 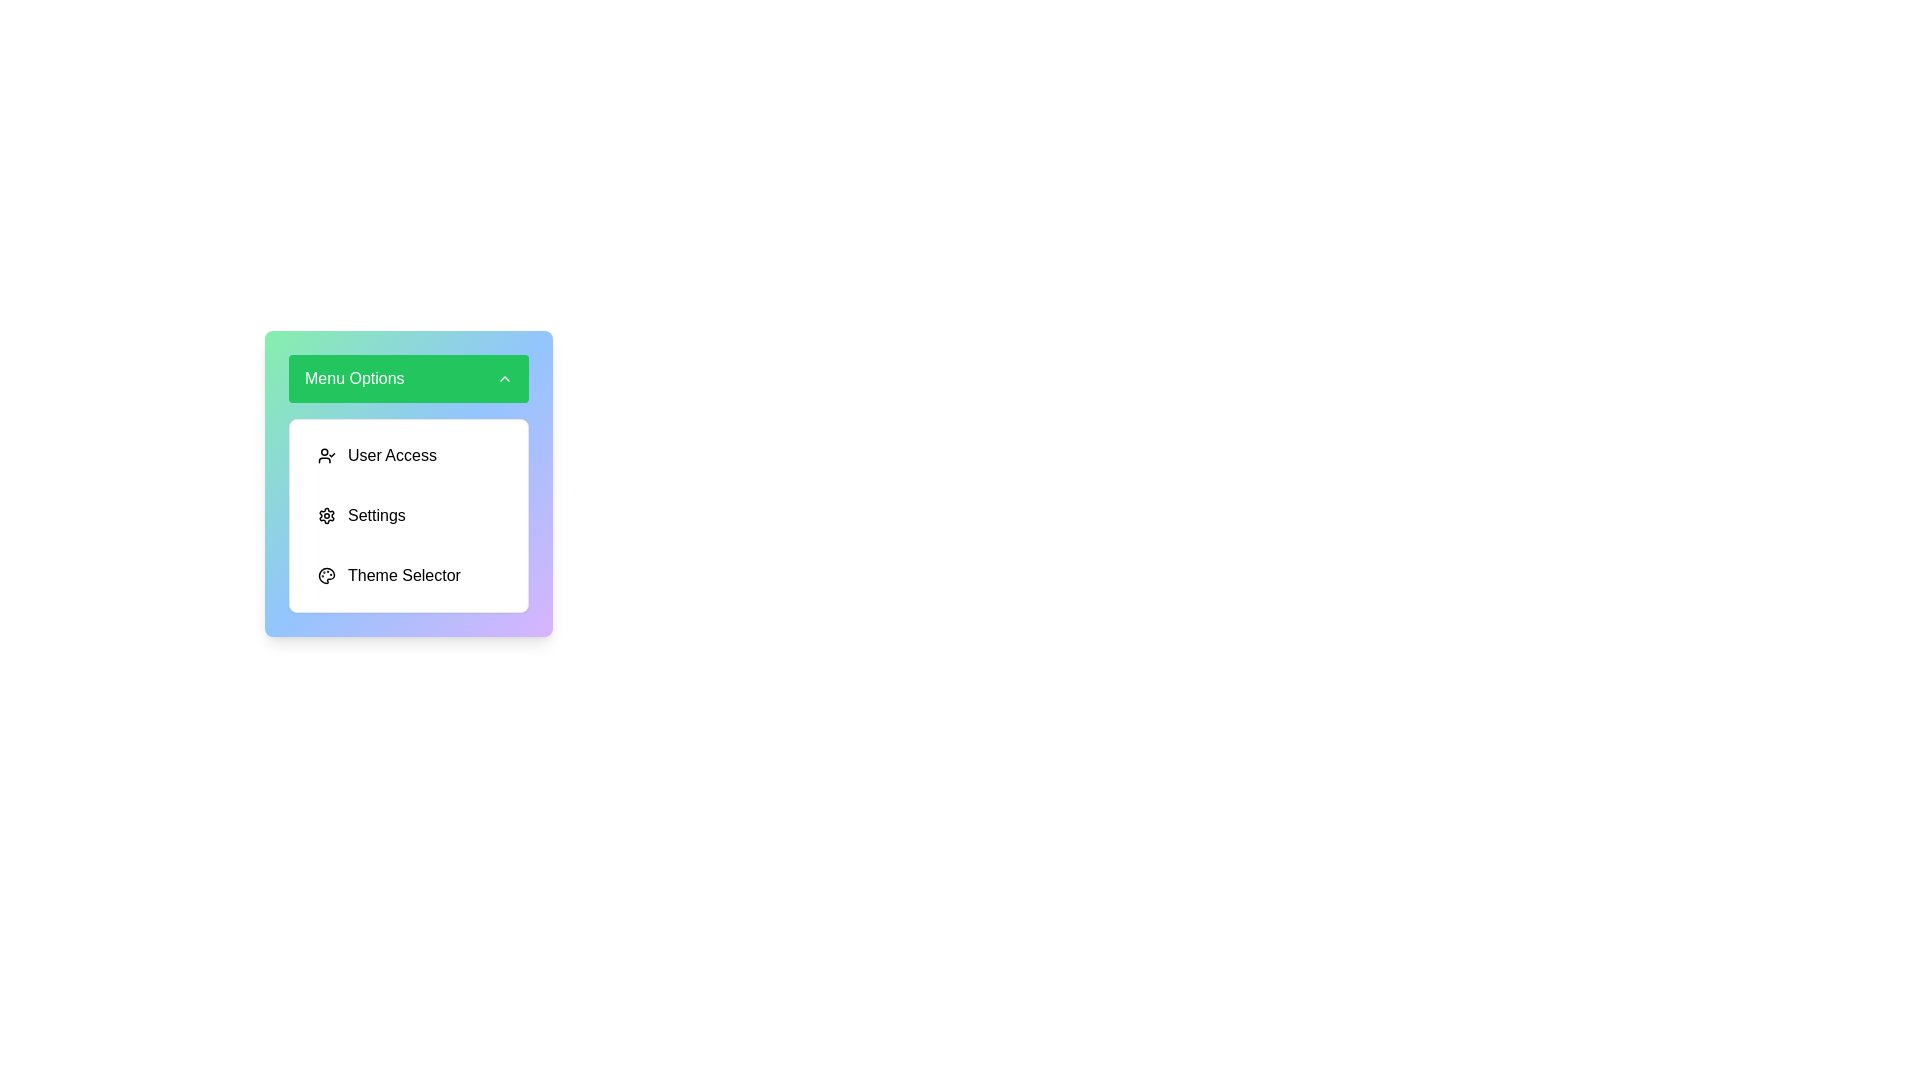 I want to click on the main menu button to toggle the visibility of the menu options, so click(x=407, y=378).